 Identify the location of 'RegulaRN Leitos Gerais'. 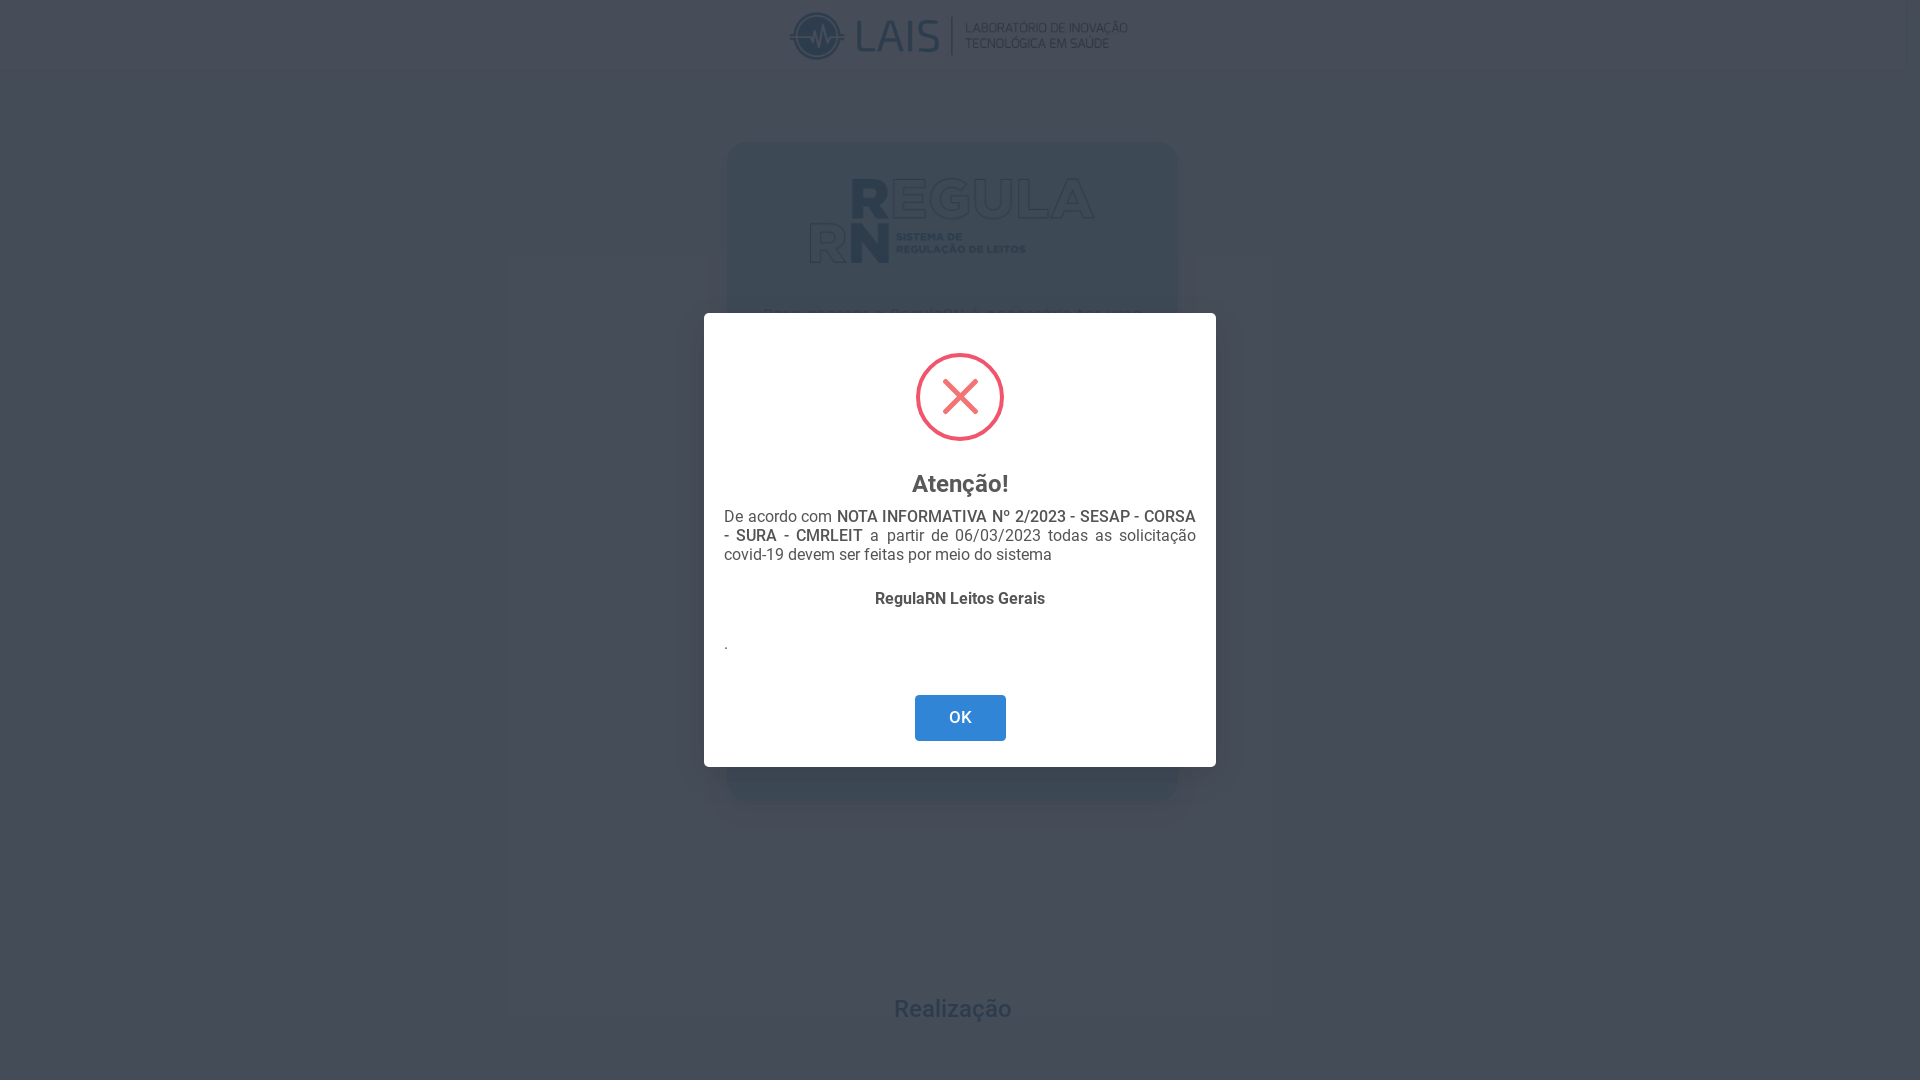
(960, 597).